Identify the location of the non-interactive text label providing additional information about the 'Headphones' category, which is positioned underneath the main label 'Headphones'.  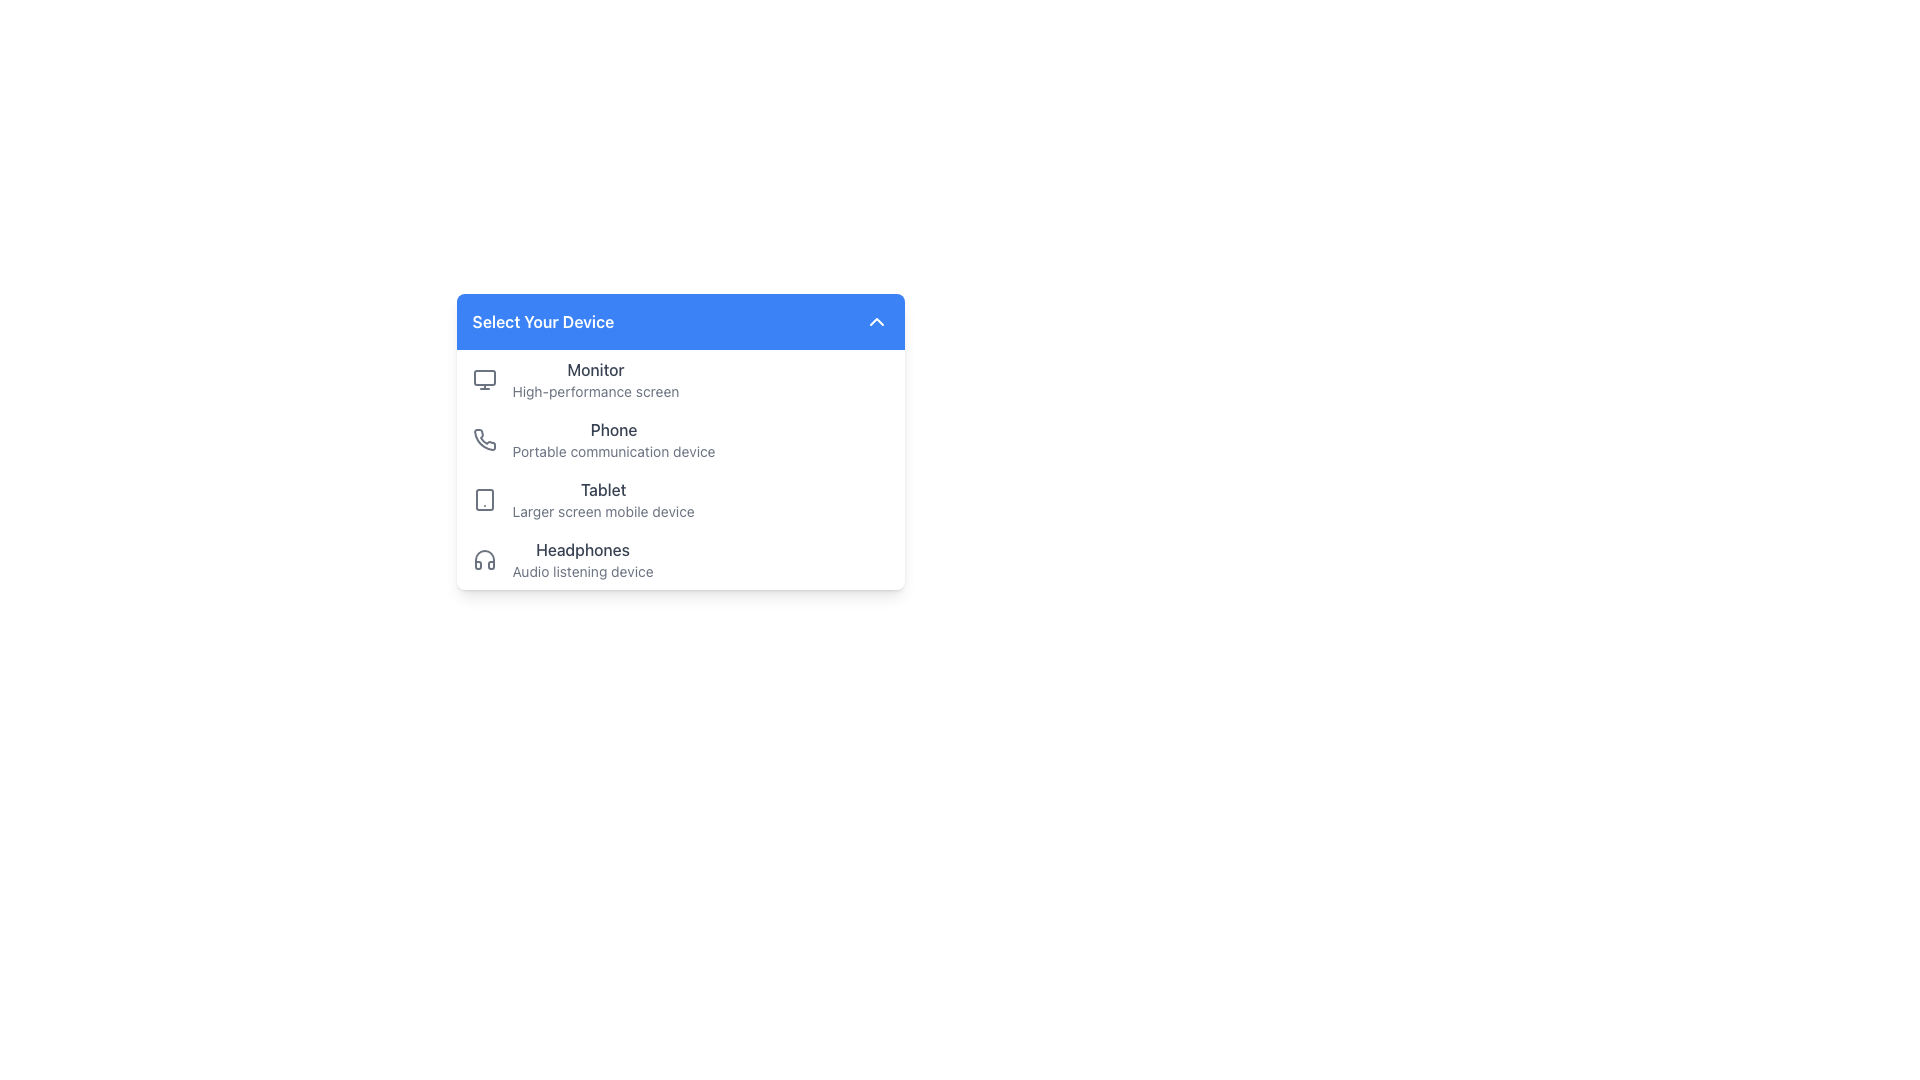
(582, 571).